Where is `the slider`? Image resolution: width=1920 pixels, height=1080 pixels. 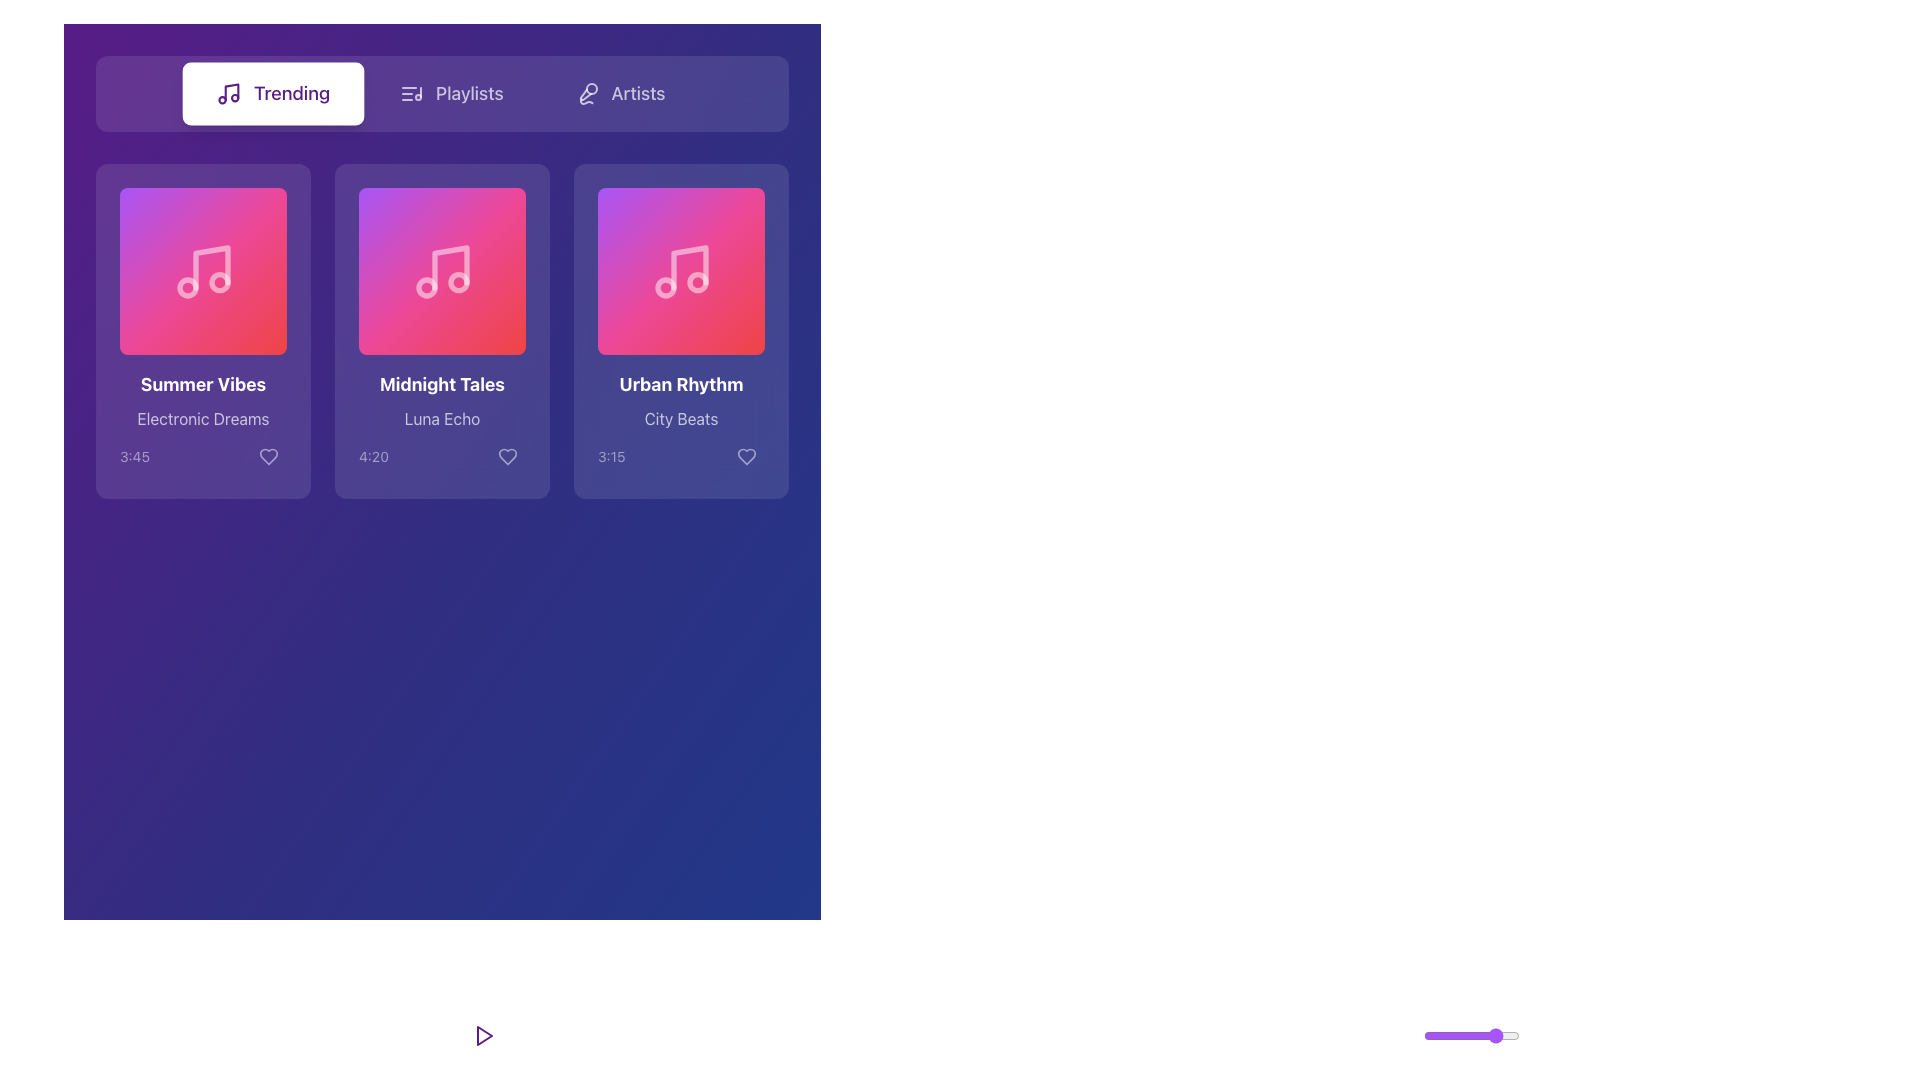
the slider is located at coordinates (1438, 1035).